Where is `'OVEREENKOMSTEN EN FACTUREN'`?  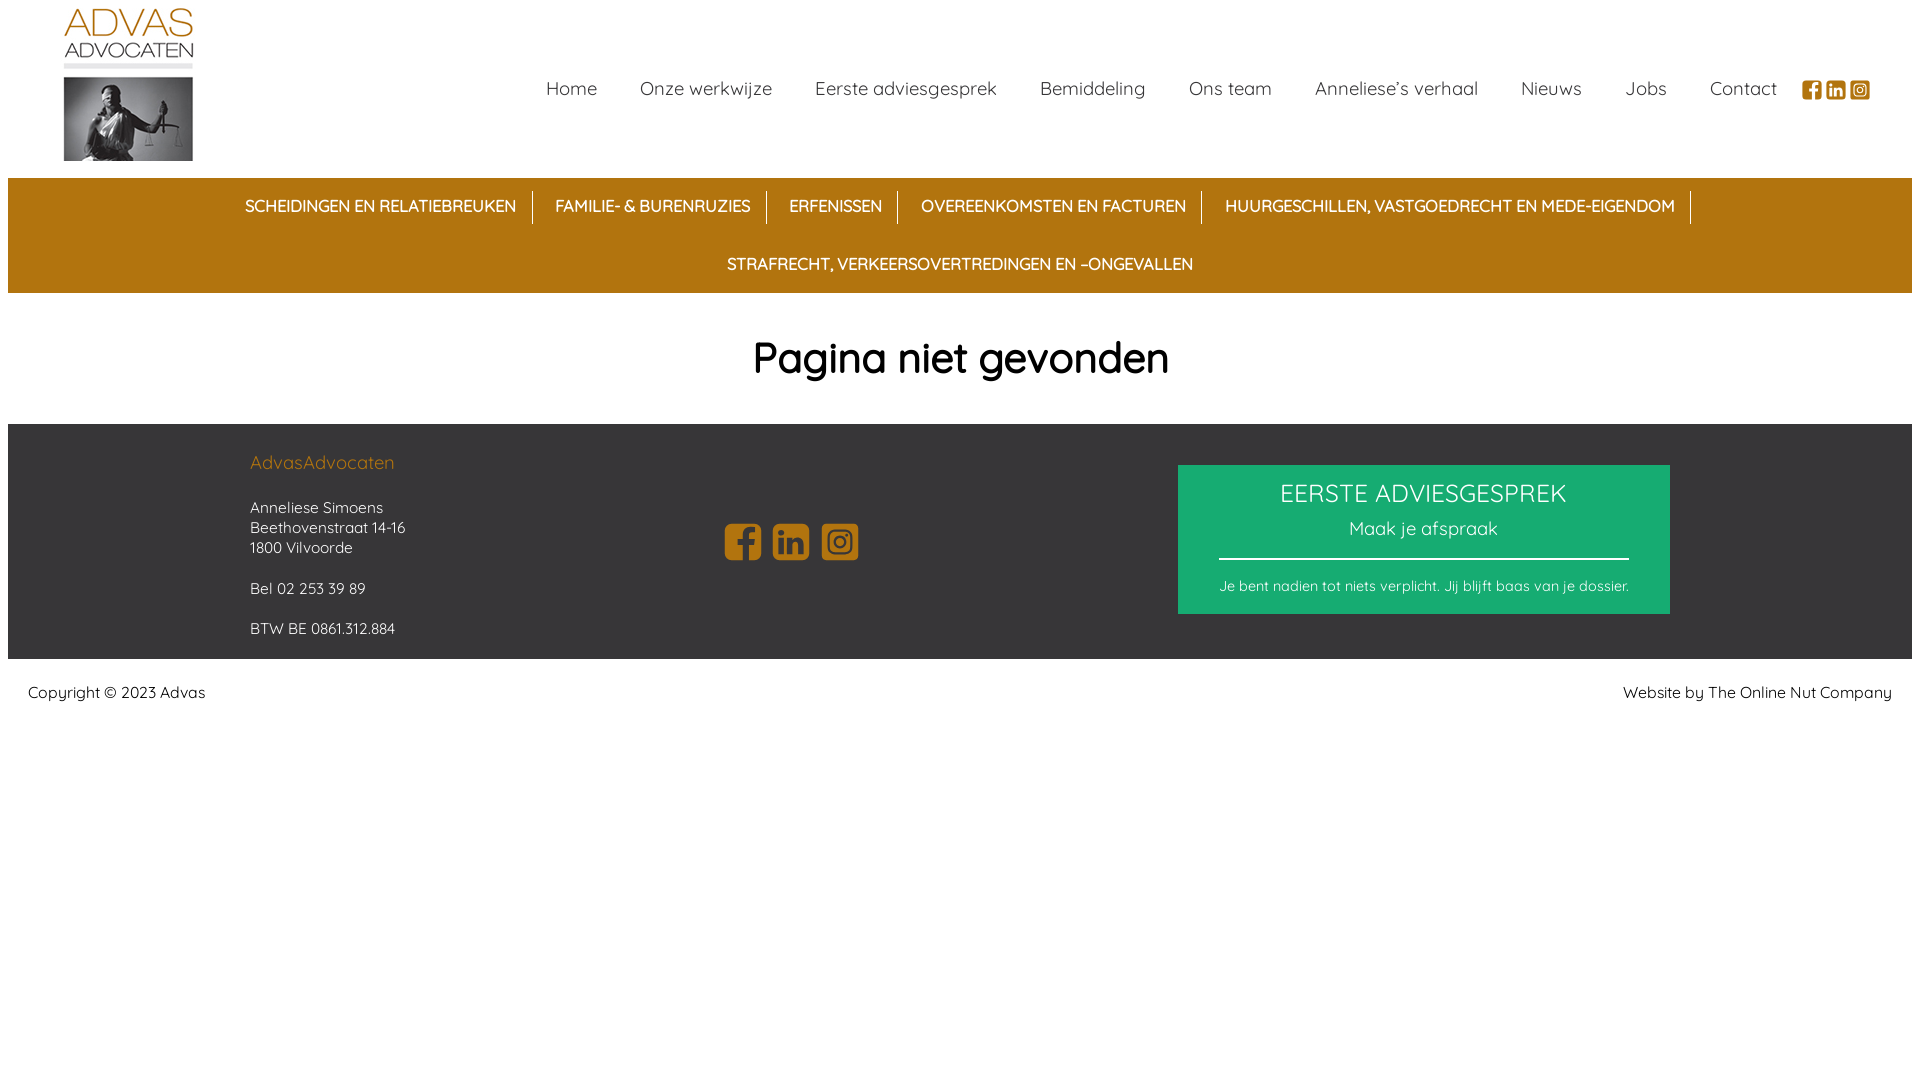
'OVEREENKOMSTEN EN FACTUREN' is located at coordinates (1051, 207).